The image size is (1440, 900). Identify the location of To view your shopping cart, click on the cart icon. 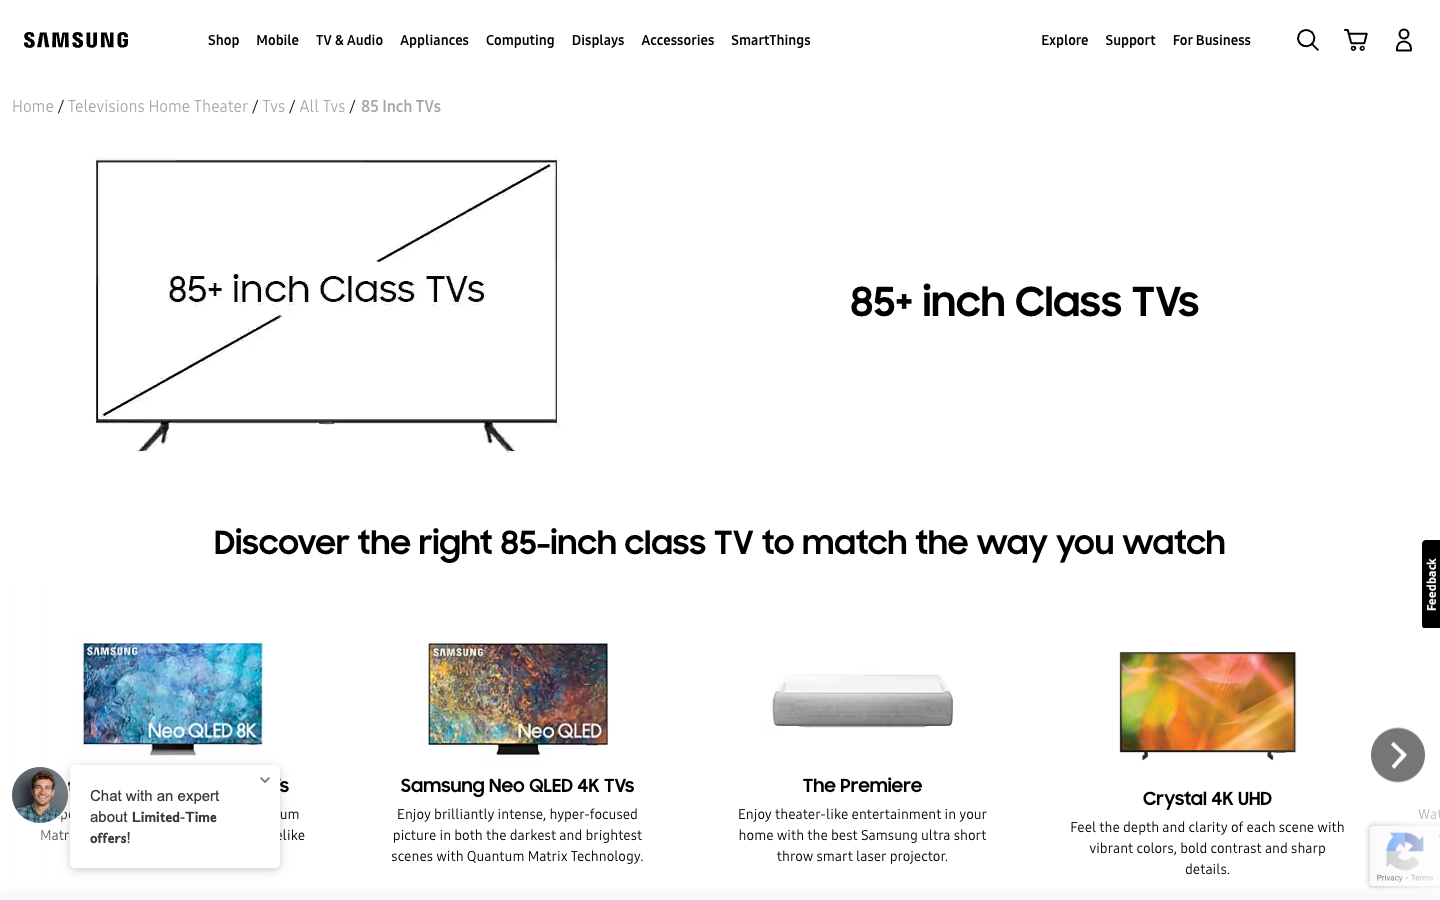
(1355, 38).